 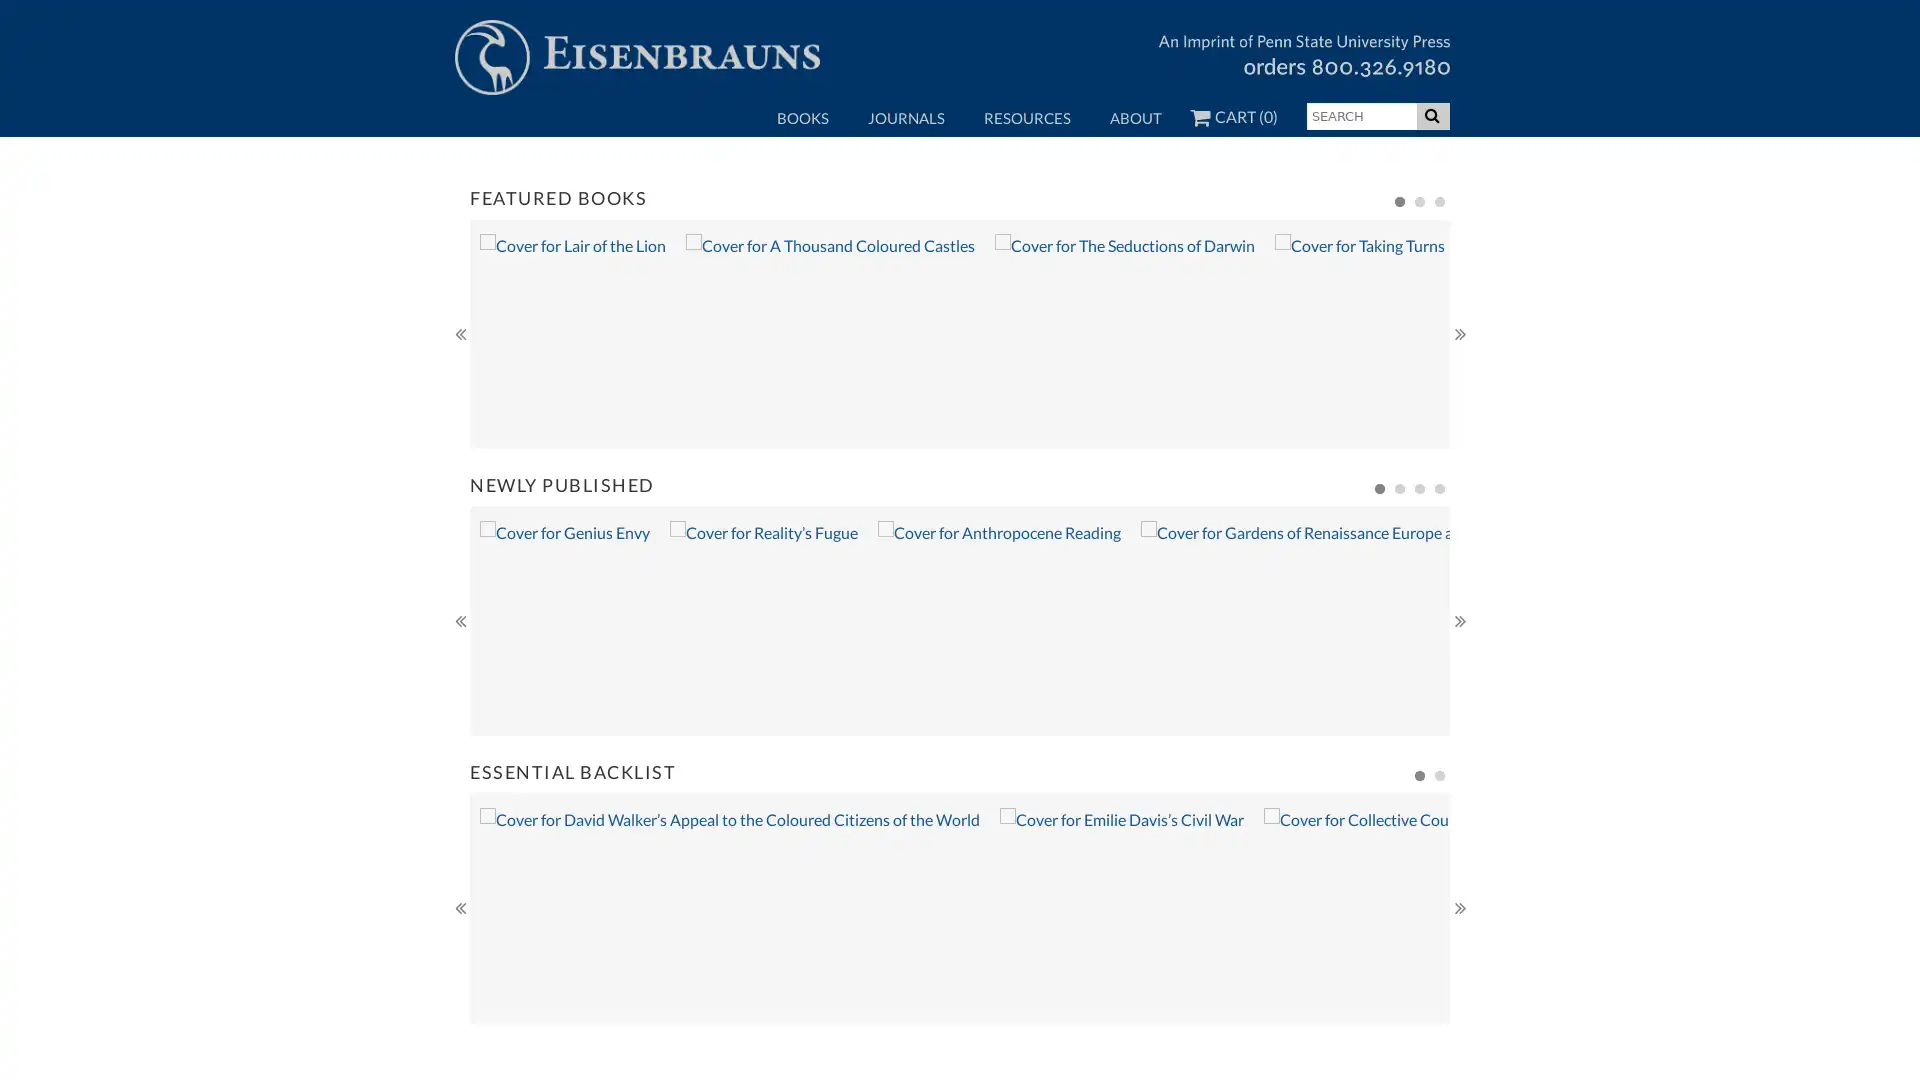 What do you see at coordinates (1440, 775) in the screenshot?
I see `2` at bounding box center [1440, 775].